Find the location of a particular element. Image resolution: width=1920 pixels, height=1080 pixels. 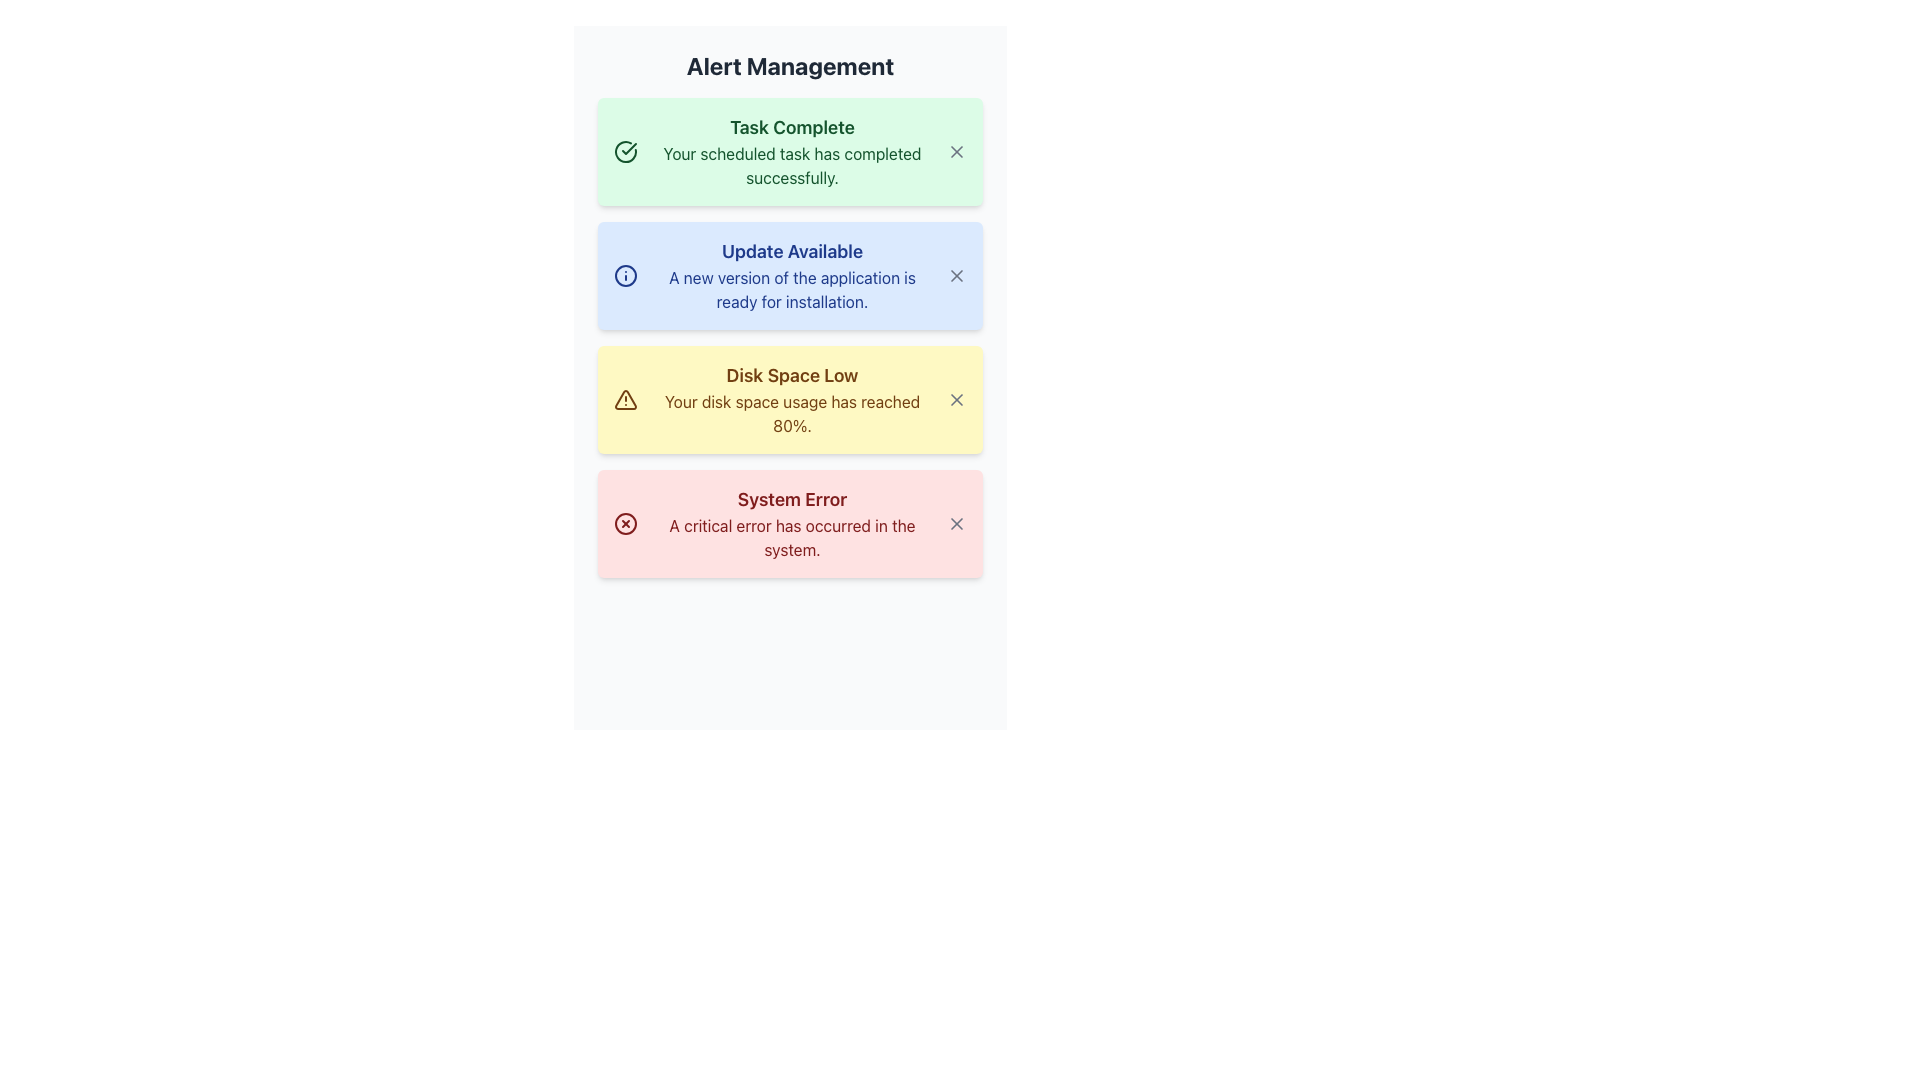

the error message displayed in the Text block located at the bottom of the alert notifications list, which is the fourth item in the column is located at coordinates (791, 523).